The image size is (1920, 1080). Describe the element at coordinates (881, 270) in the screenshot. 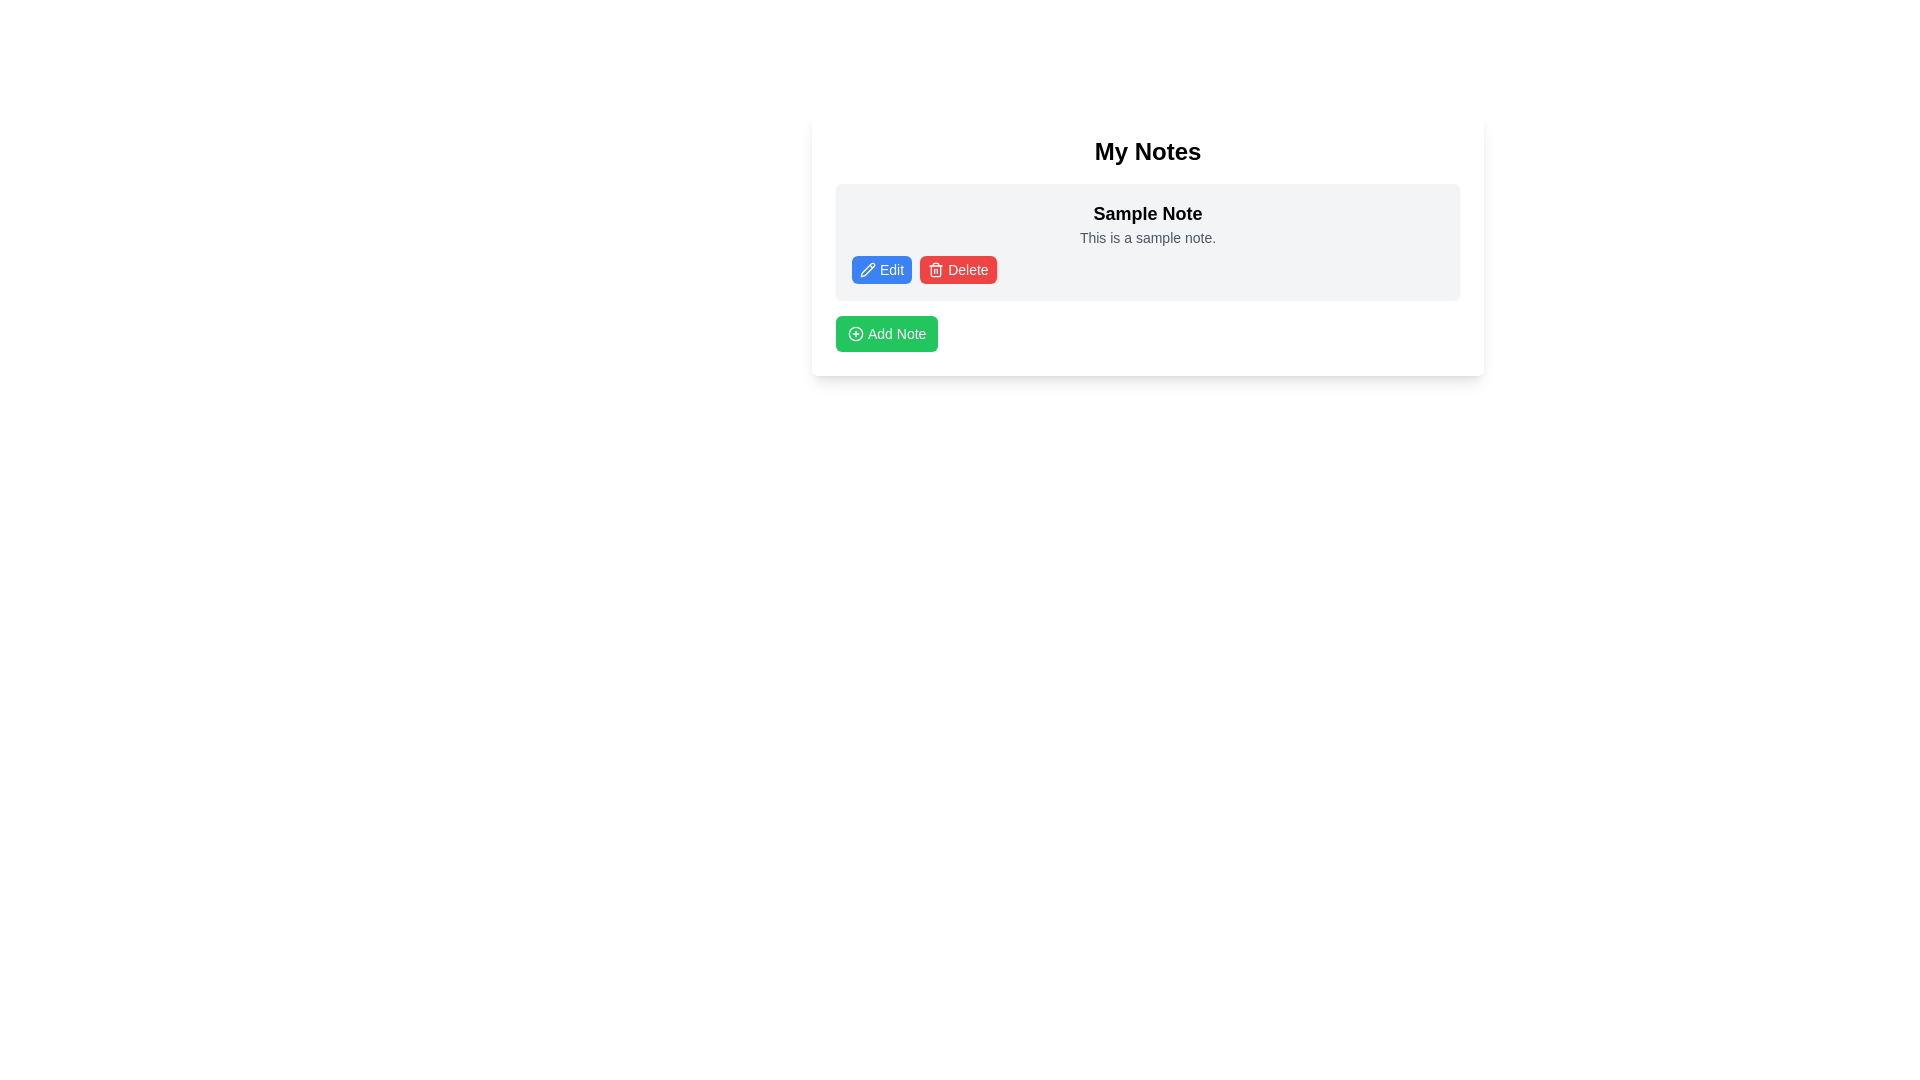

I see `the 'Edit' button, which has white text on a blue background and a pencil icon` at that location.